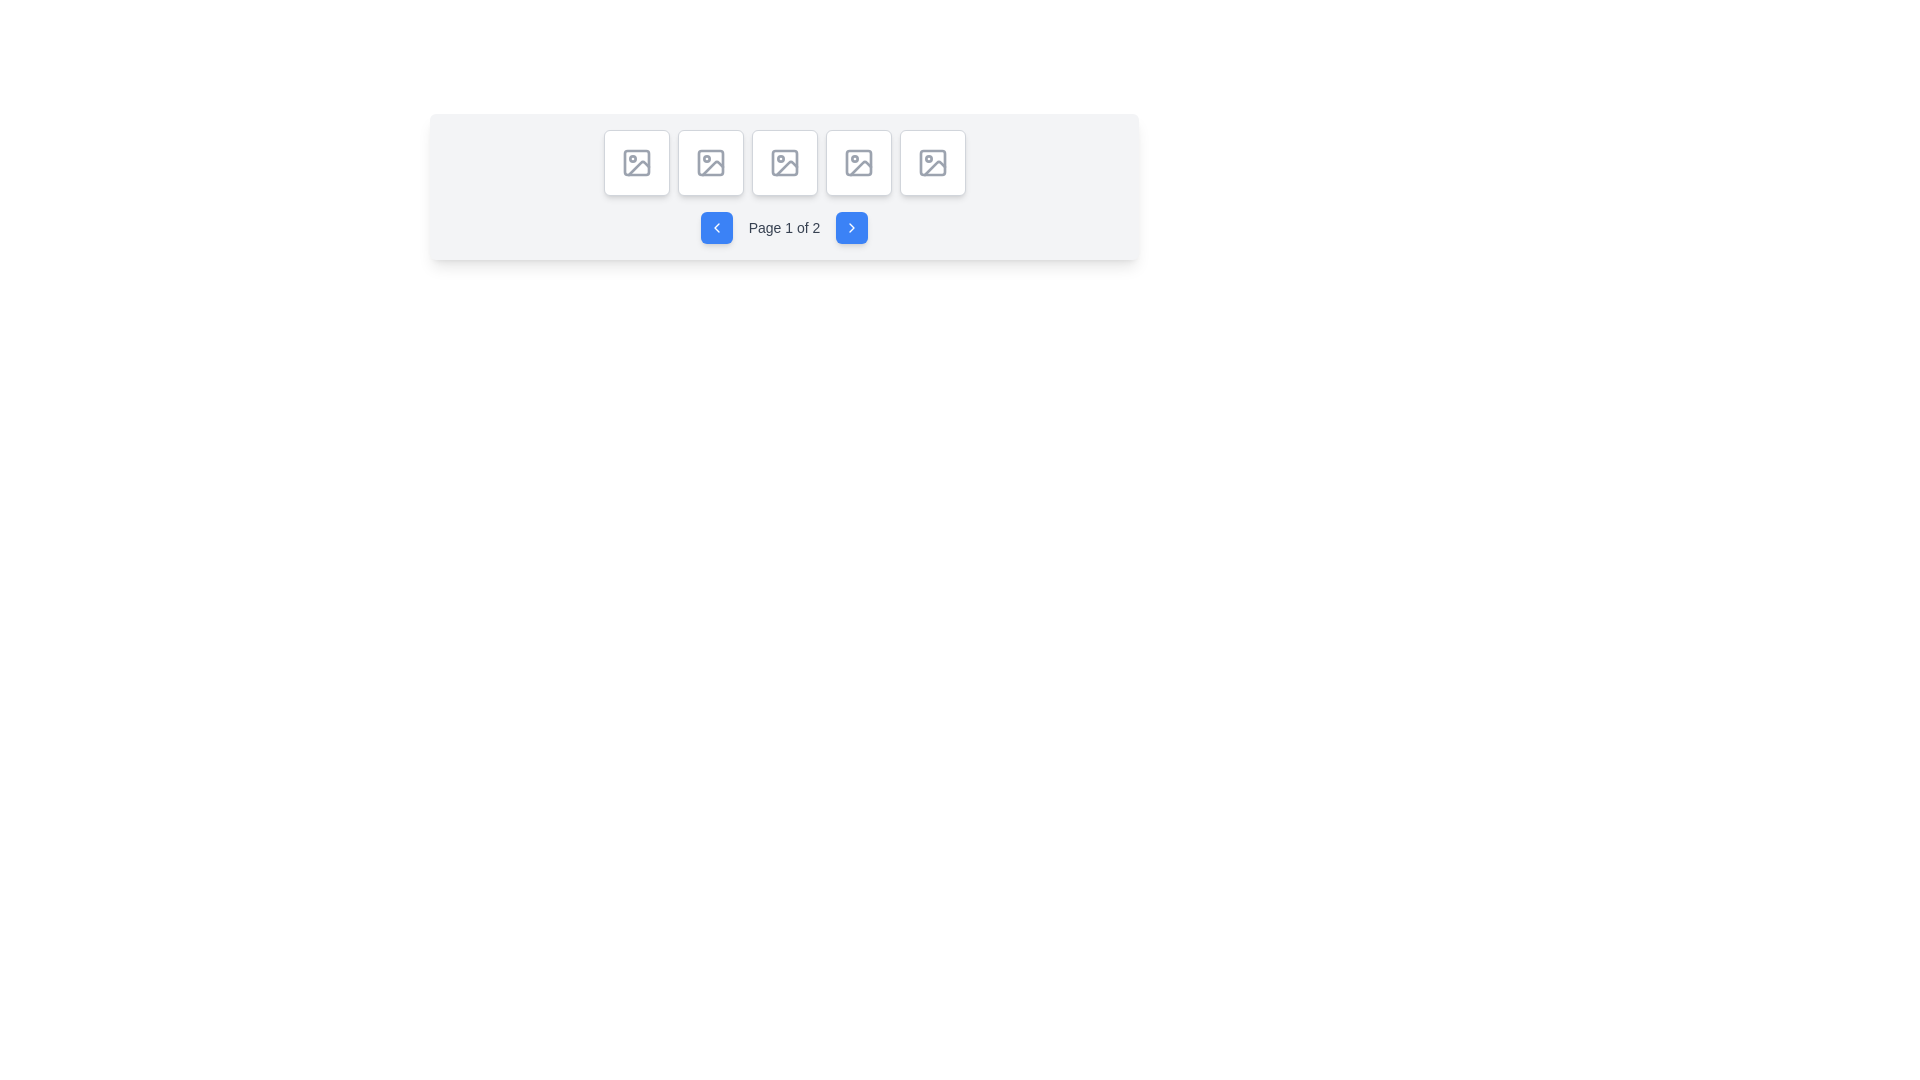 The image size is (1920, 1080). I want to click on the blue button with rounded corners that has a white right-pointing chevron icon in the center, so click(852, 226).